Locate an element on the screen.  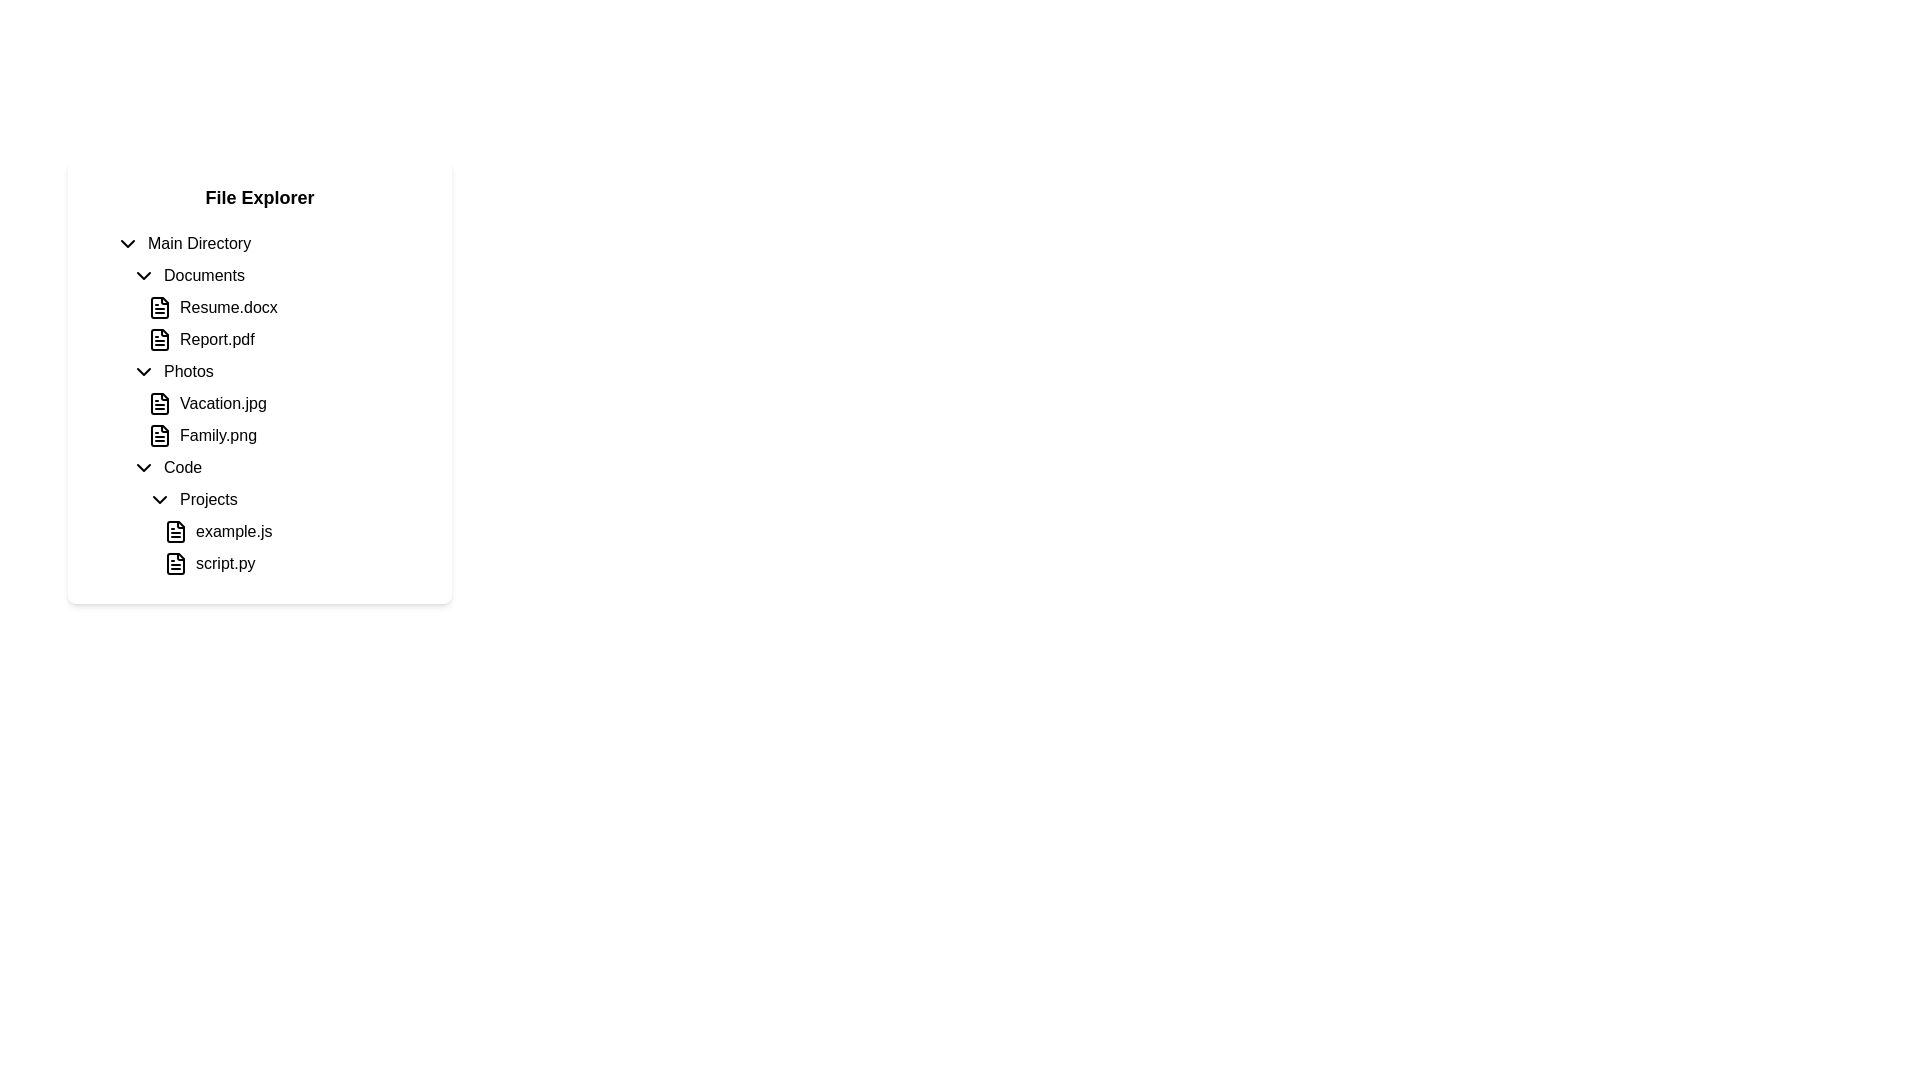
the 'Report.pdf' file label, which is a text label with an accompanying document icon is located at coordinates (274, 338).